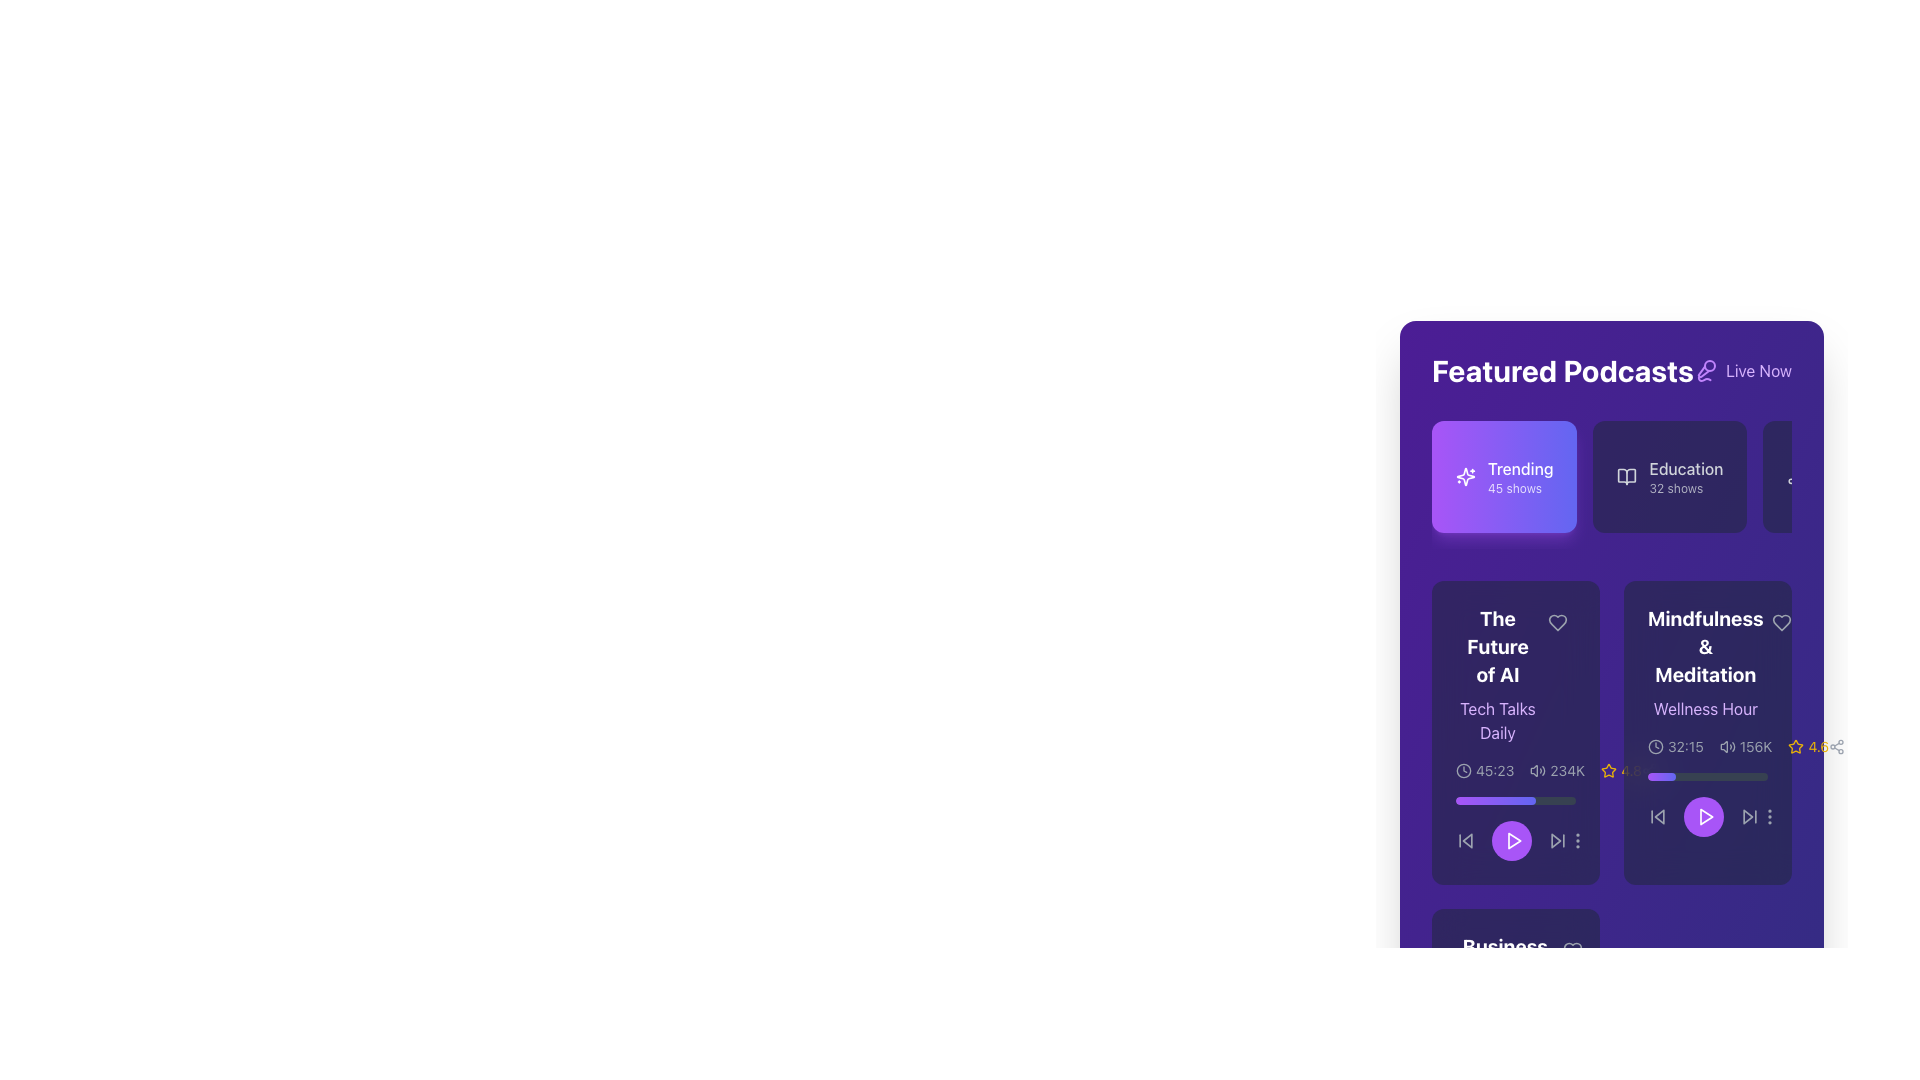 This screenshot has height=1080, width=1920. I want to click on the slider value, so click(1520, 800).